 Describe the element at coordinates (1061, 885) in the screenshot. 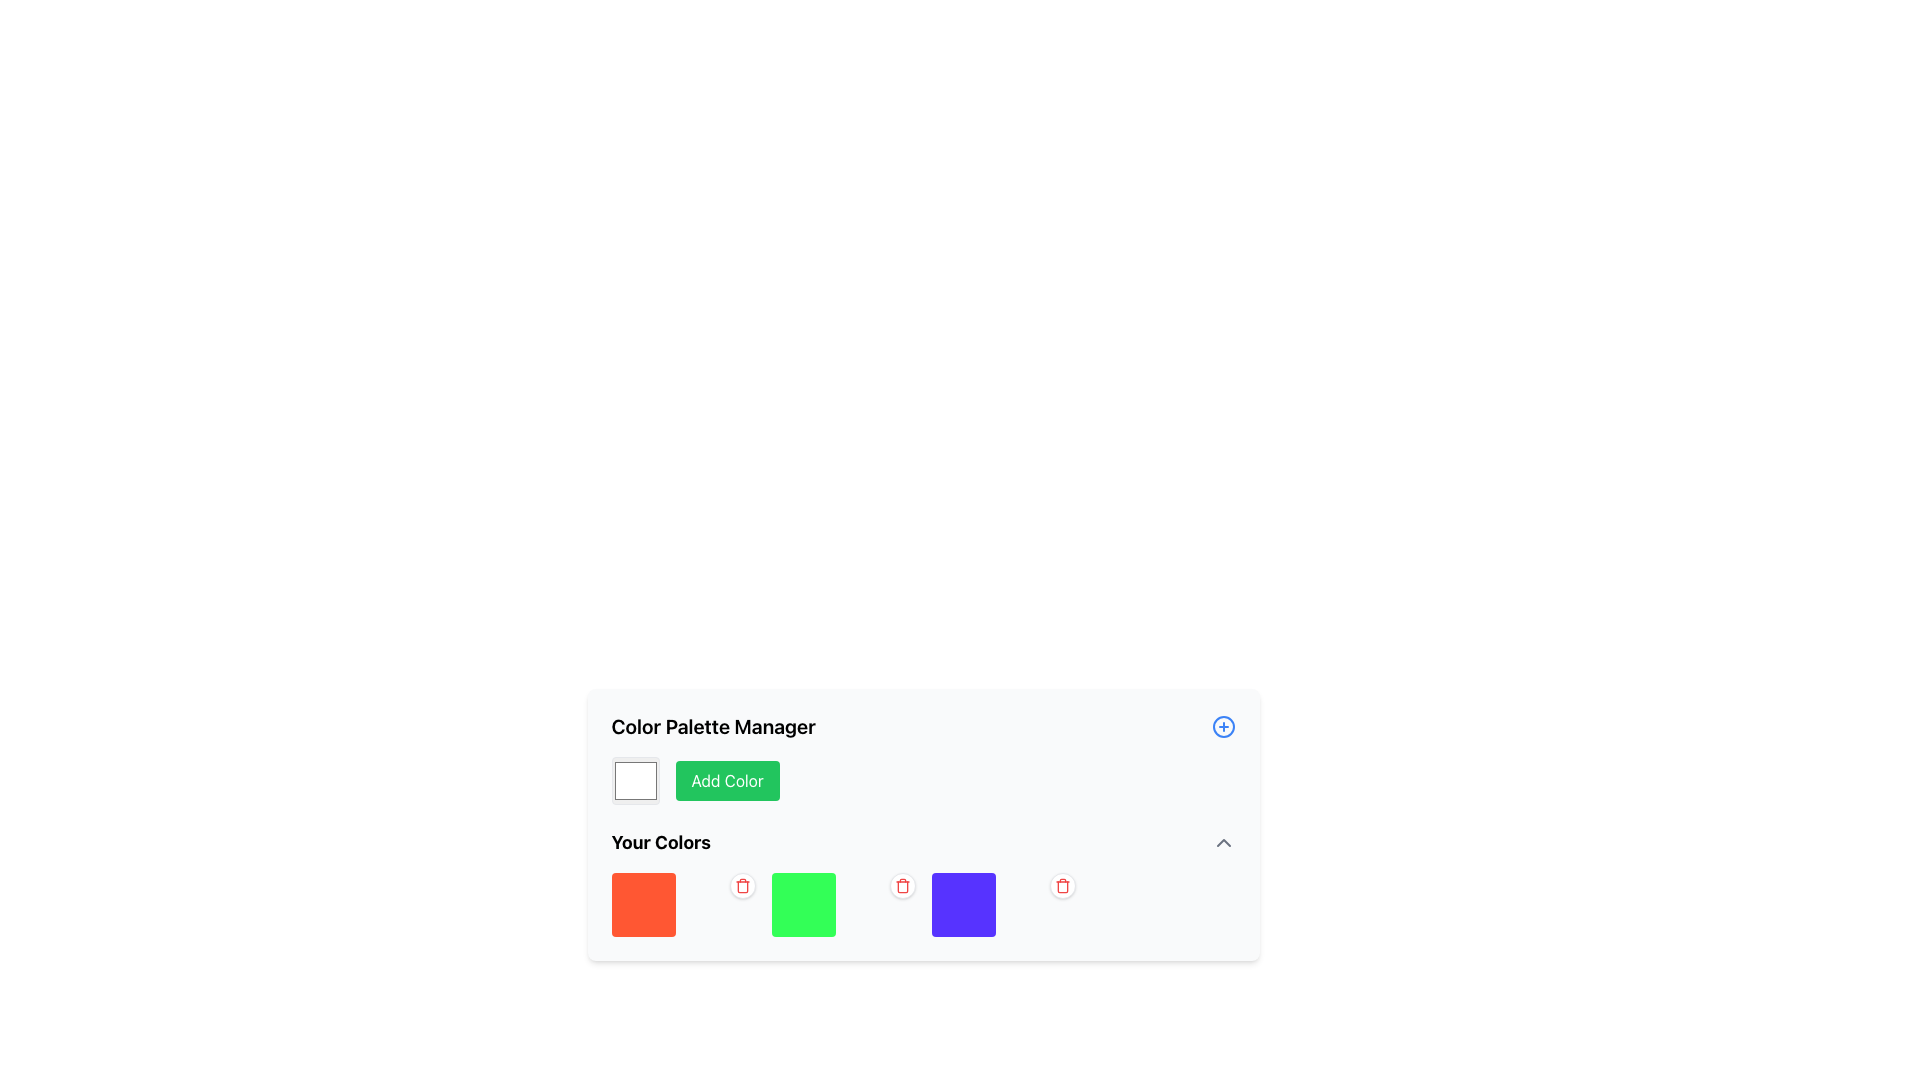

I see `the Circular Icon Button located at the top-right corner of the purple square color block in the 'Your Colors' section to invoke the delete action` at that location.